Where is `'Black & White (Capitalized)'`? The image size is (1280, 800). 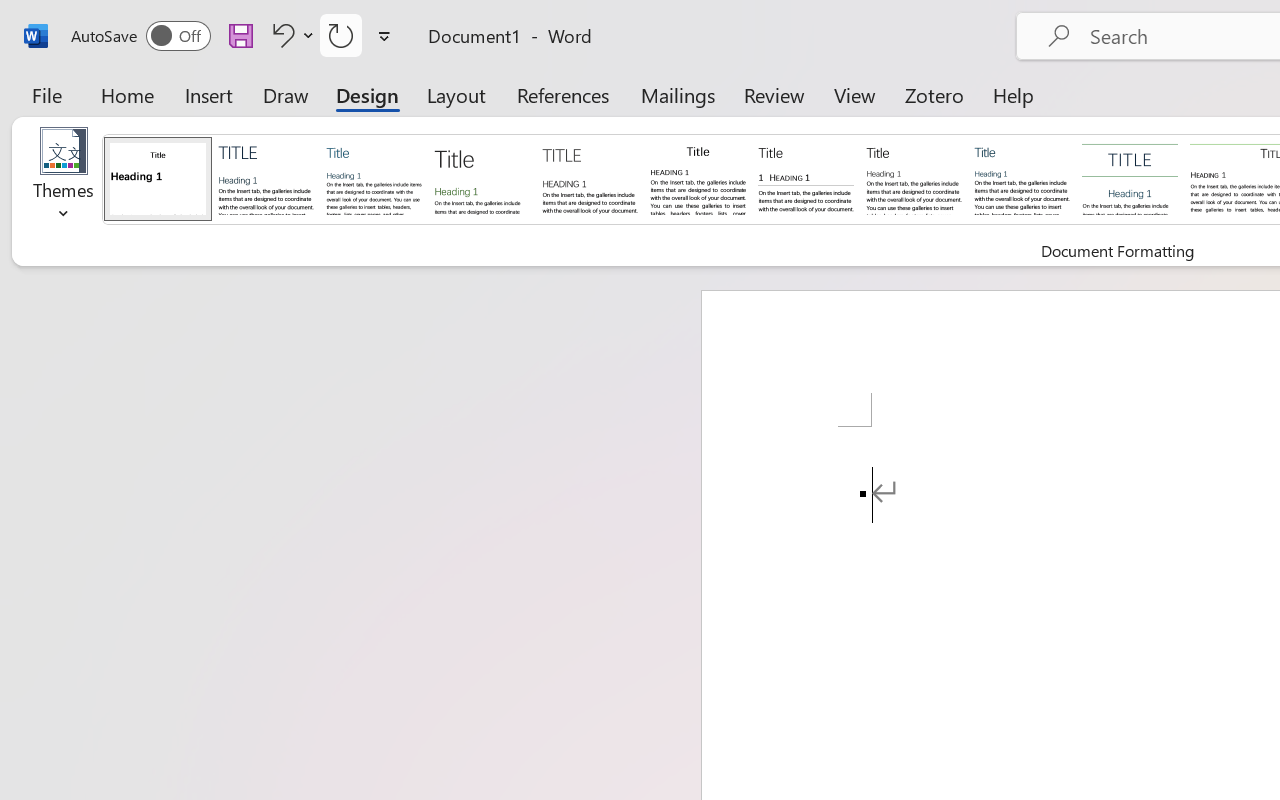 'Black & White (Capitalized)' is located at coordinates (589, 177).